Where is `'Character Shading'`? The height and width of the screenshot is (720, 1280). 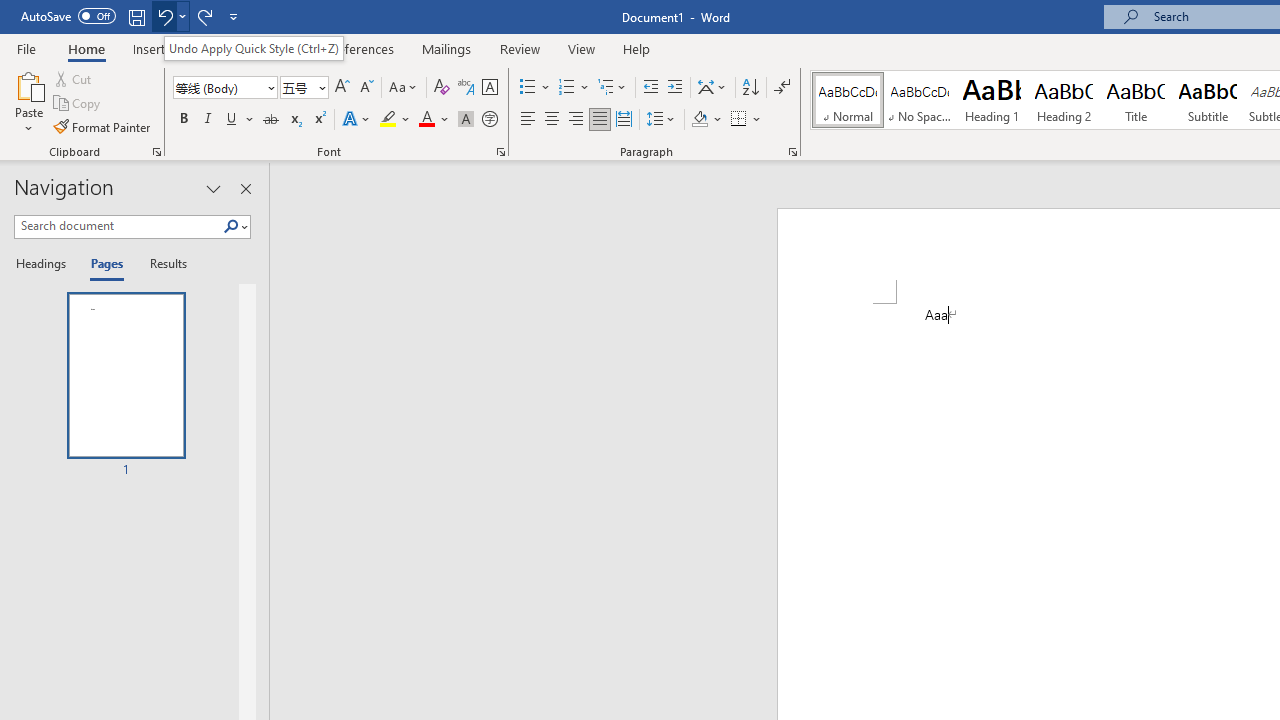
'Character Shading' is located at coordinates (464, 119).